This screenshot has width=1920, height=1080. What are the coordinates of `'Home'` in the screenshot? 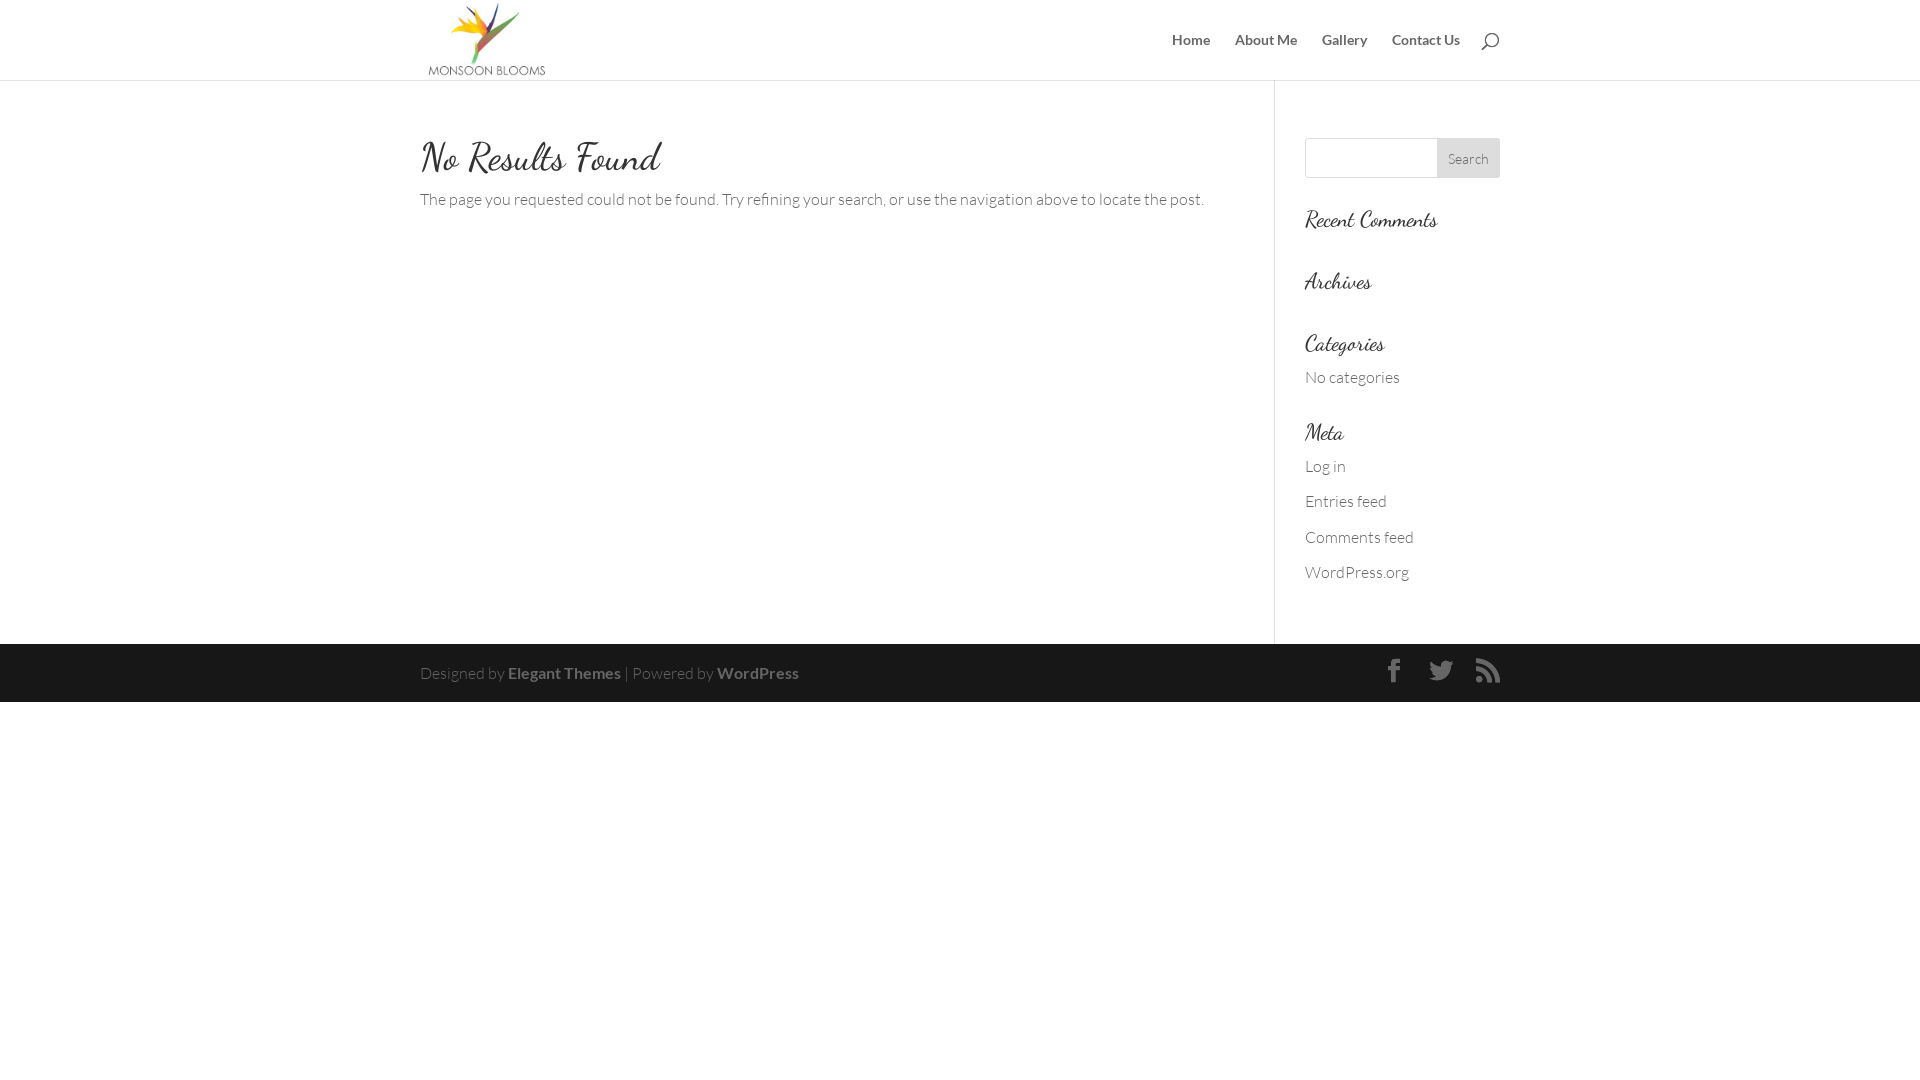 It's located at (1190, 55).